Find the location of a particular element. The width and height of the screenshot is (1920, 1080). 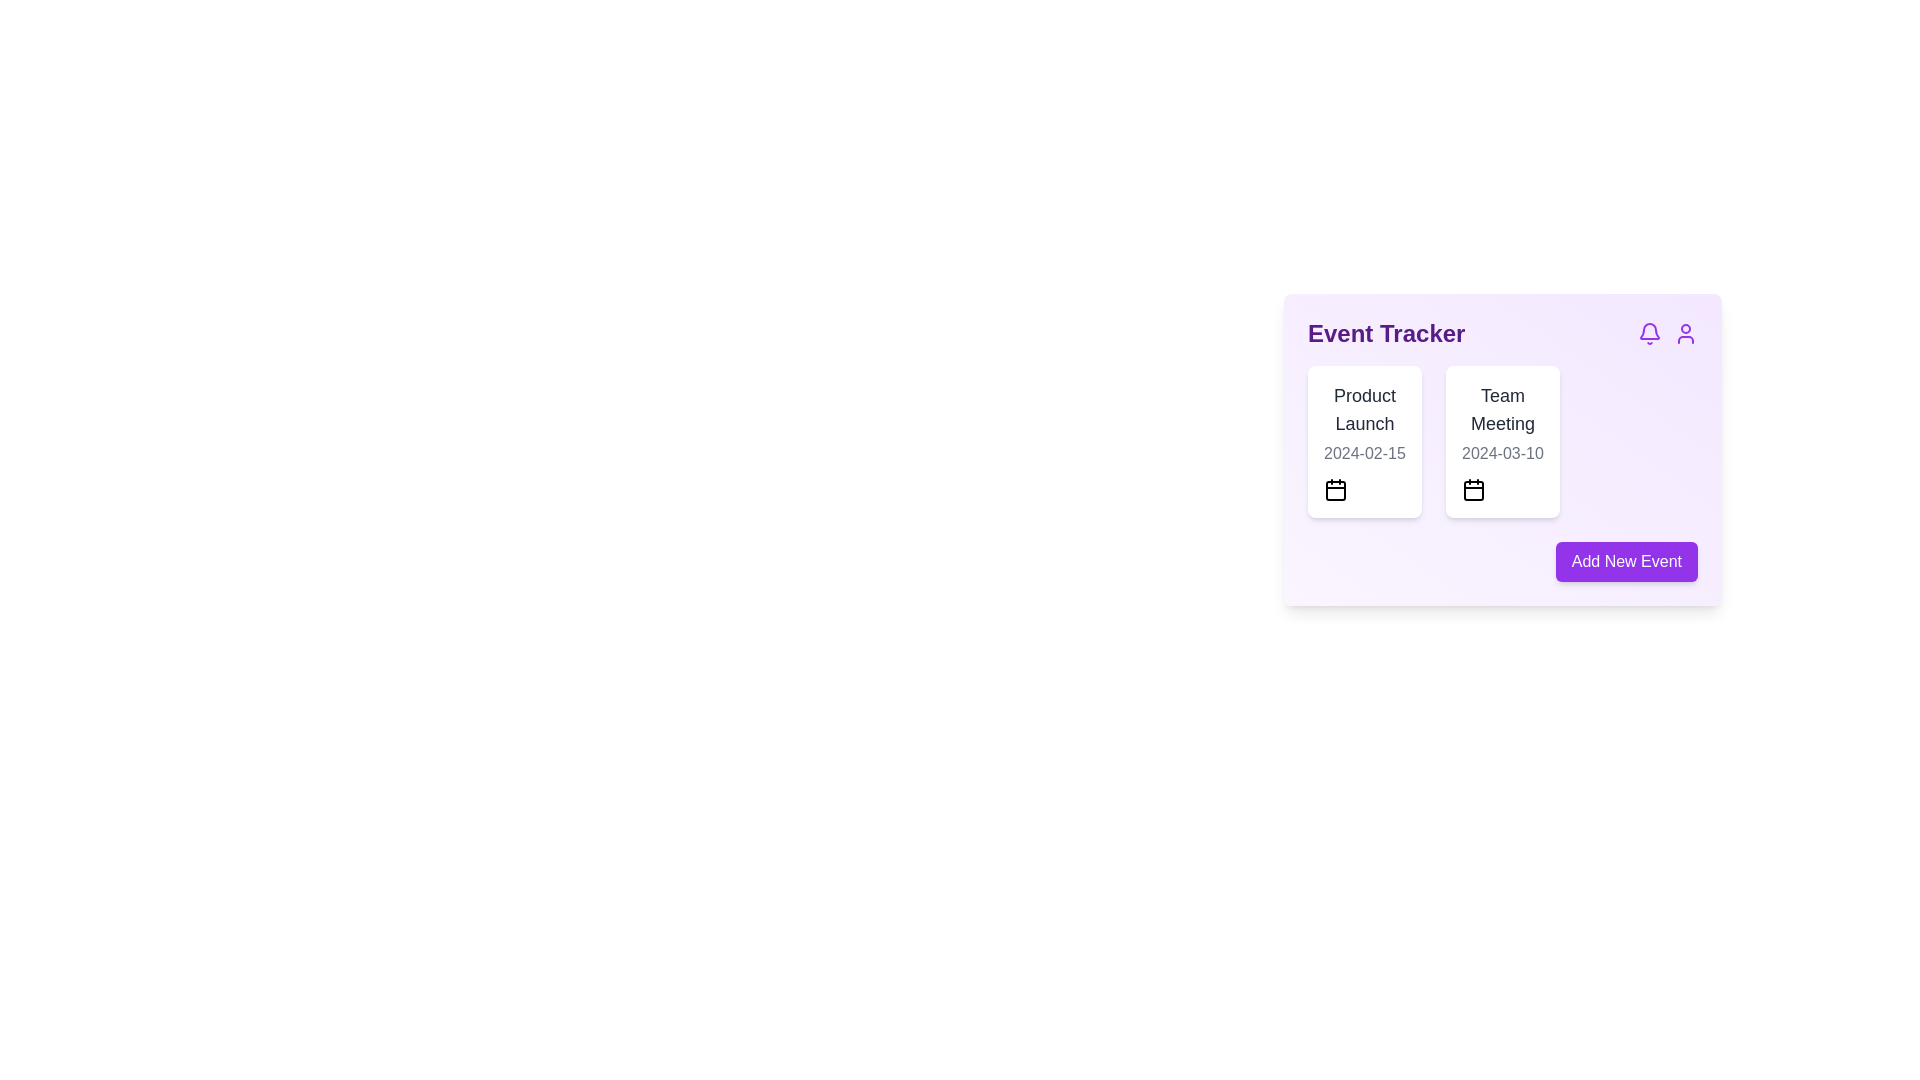

the Text label displaying the date below the 'Product Launch' event name is located at coordinates (1363, 454).